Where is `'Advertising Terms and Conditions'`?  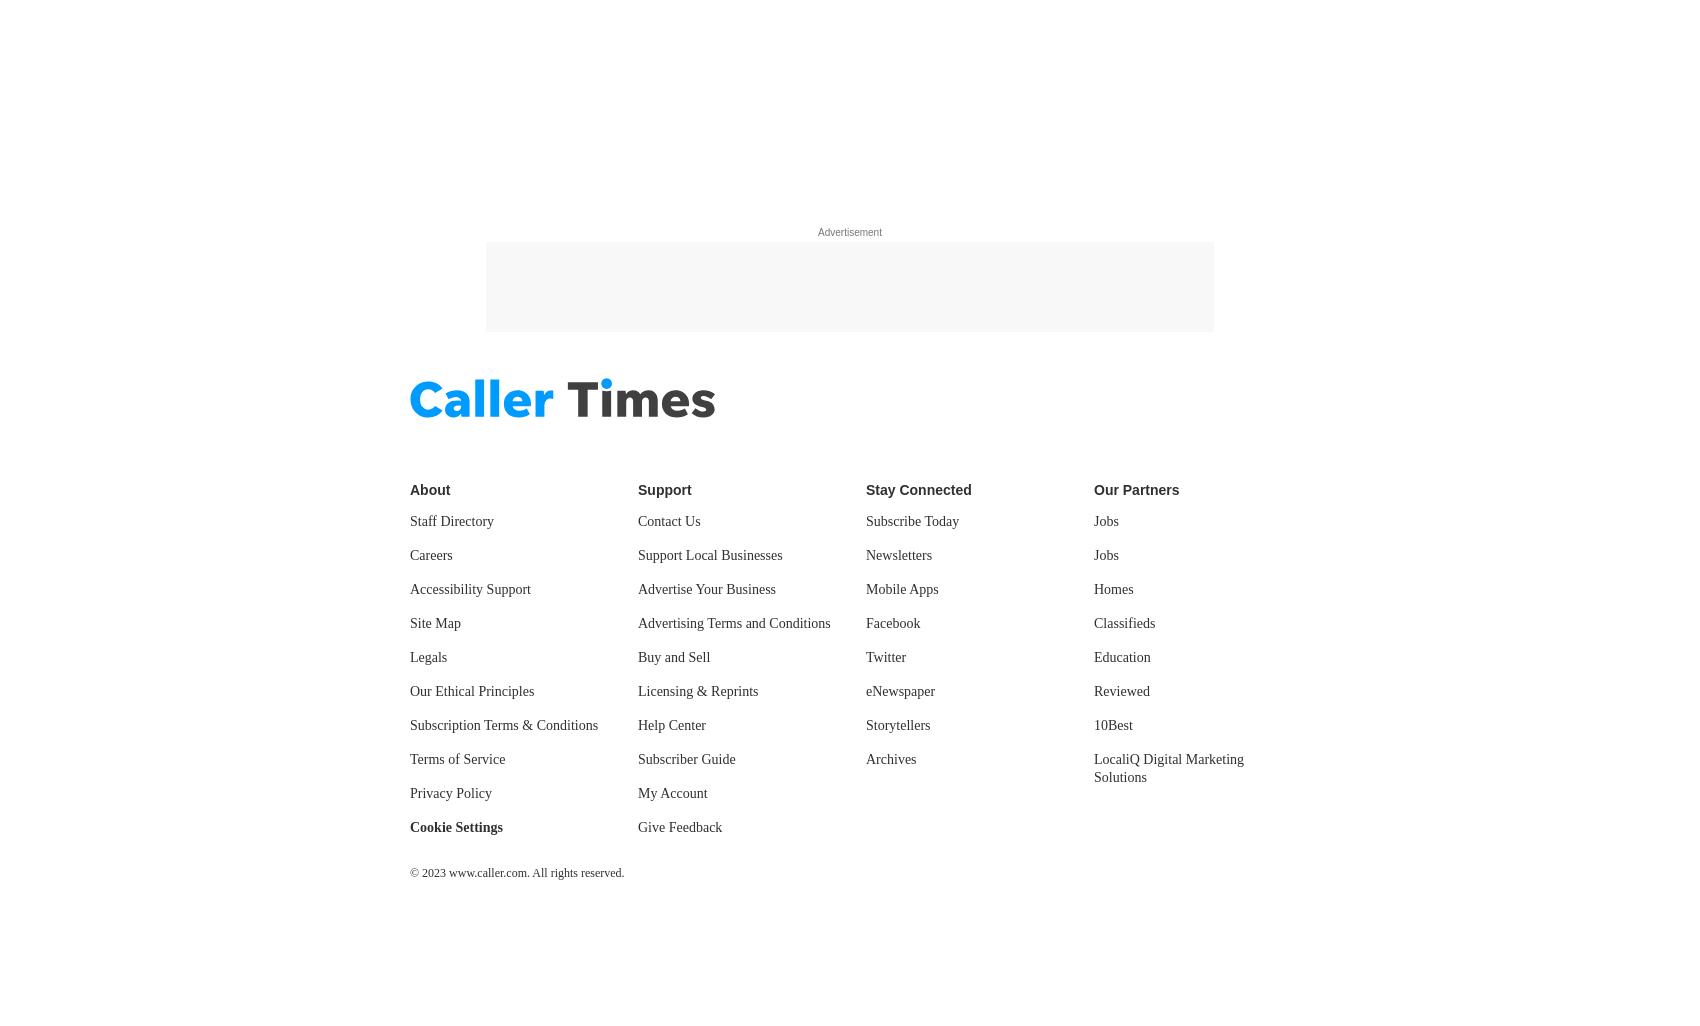 'Advertising Terms and Conditions' is located at coordinates (638, 623).